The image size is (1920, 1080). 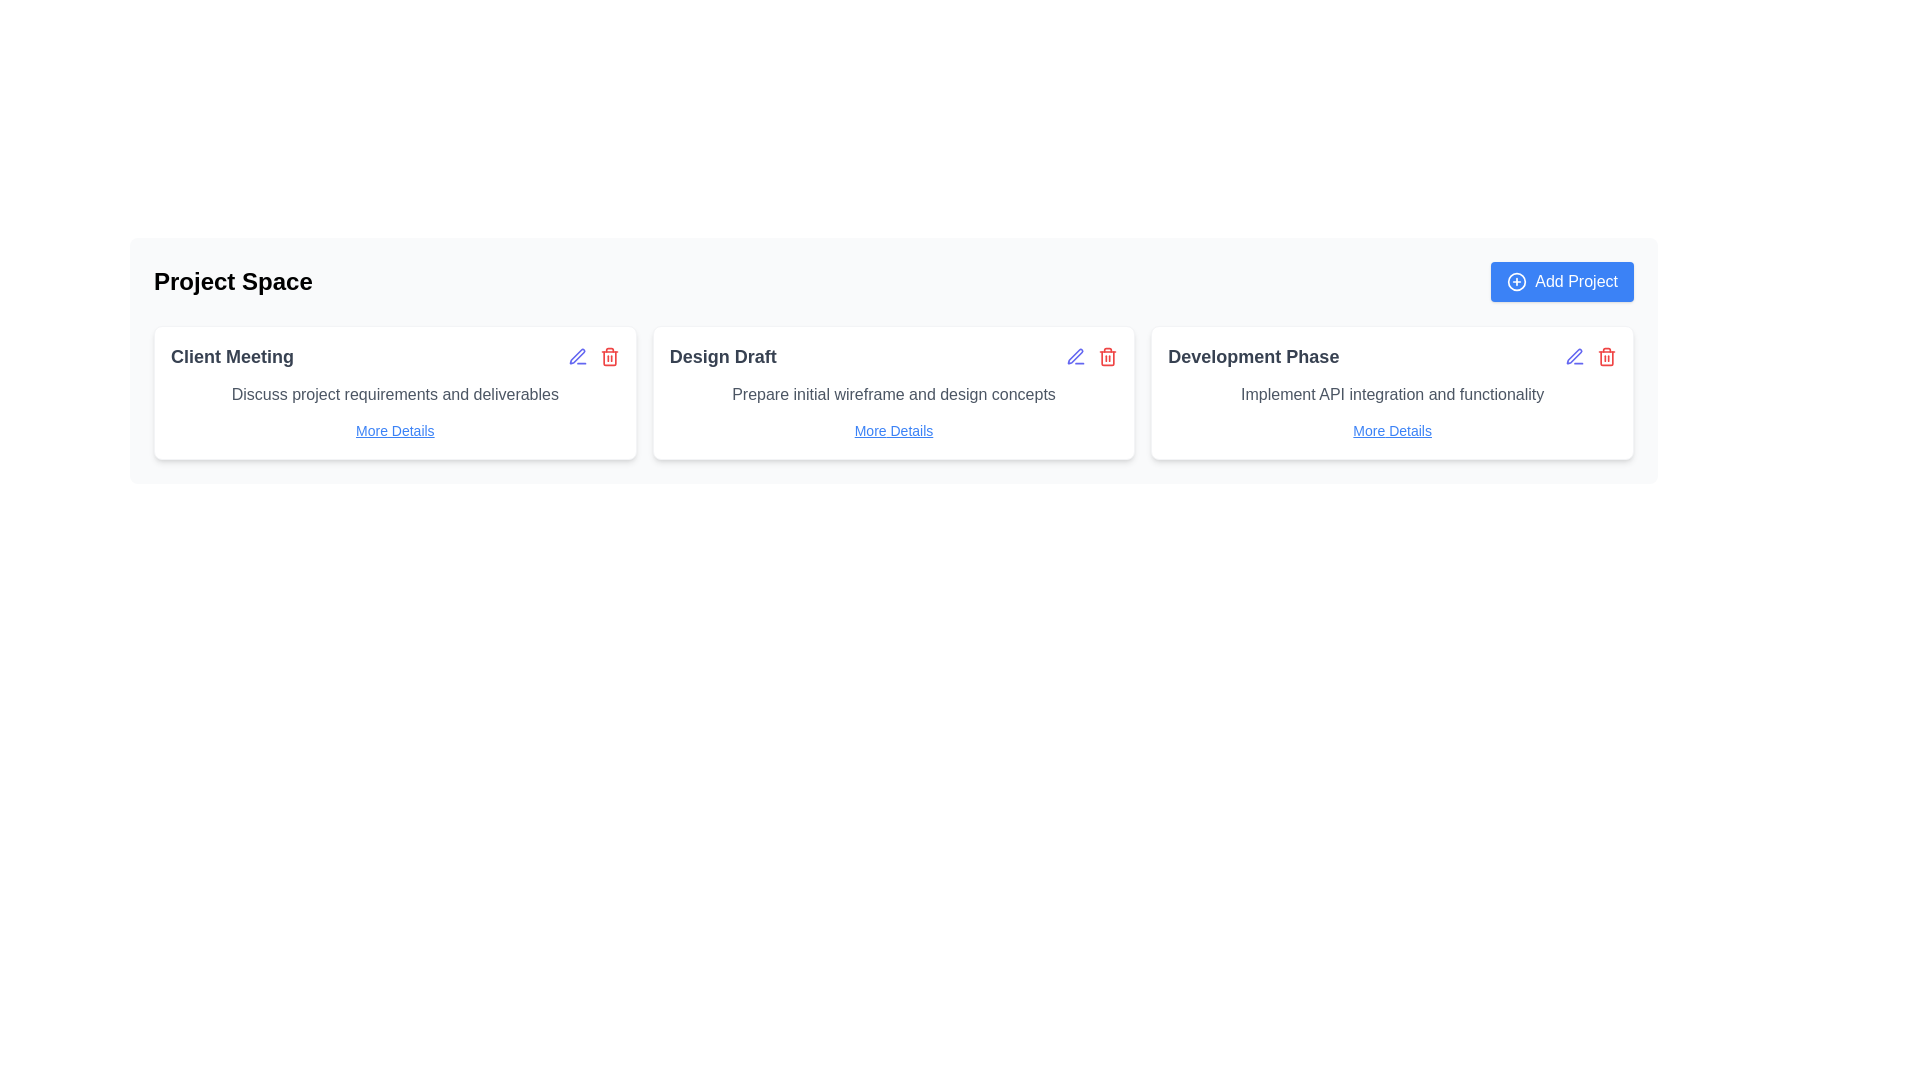 What do you see at coordinates (1074, 355) in the screenshot?
I see `the edit pen icon located in the top right corner of the 'Design Draft' card` at bounding box center [1074, 355].